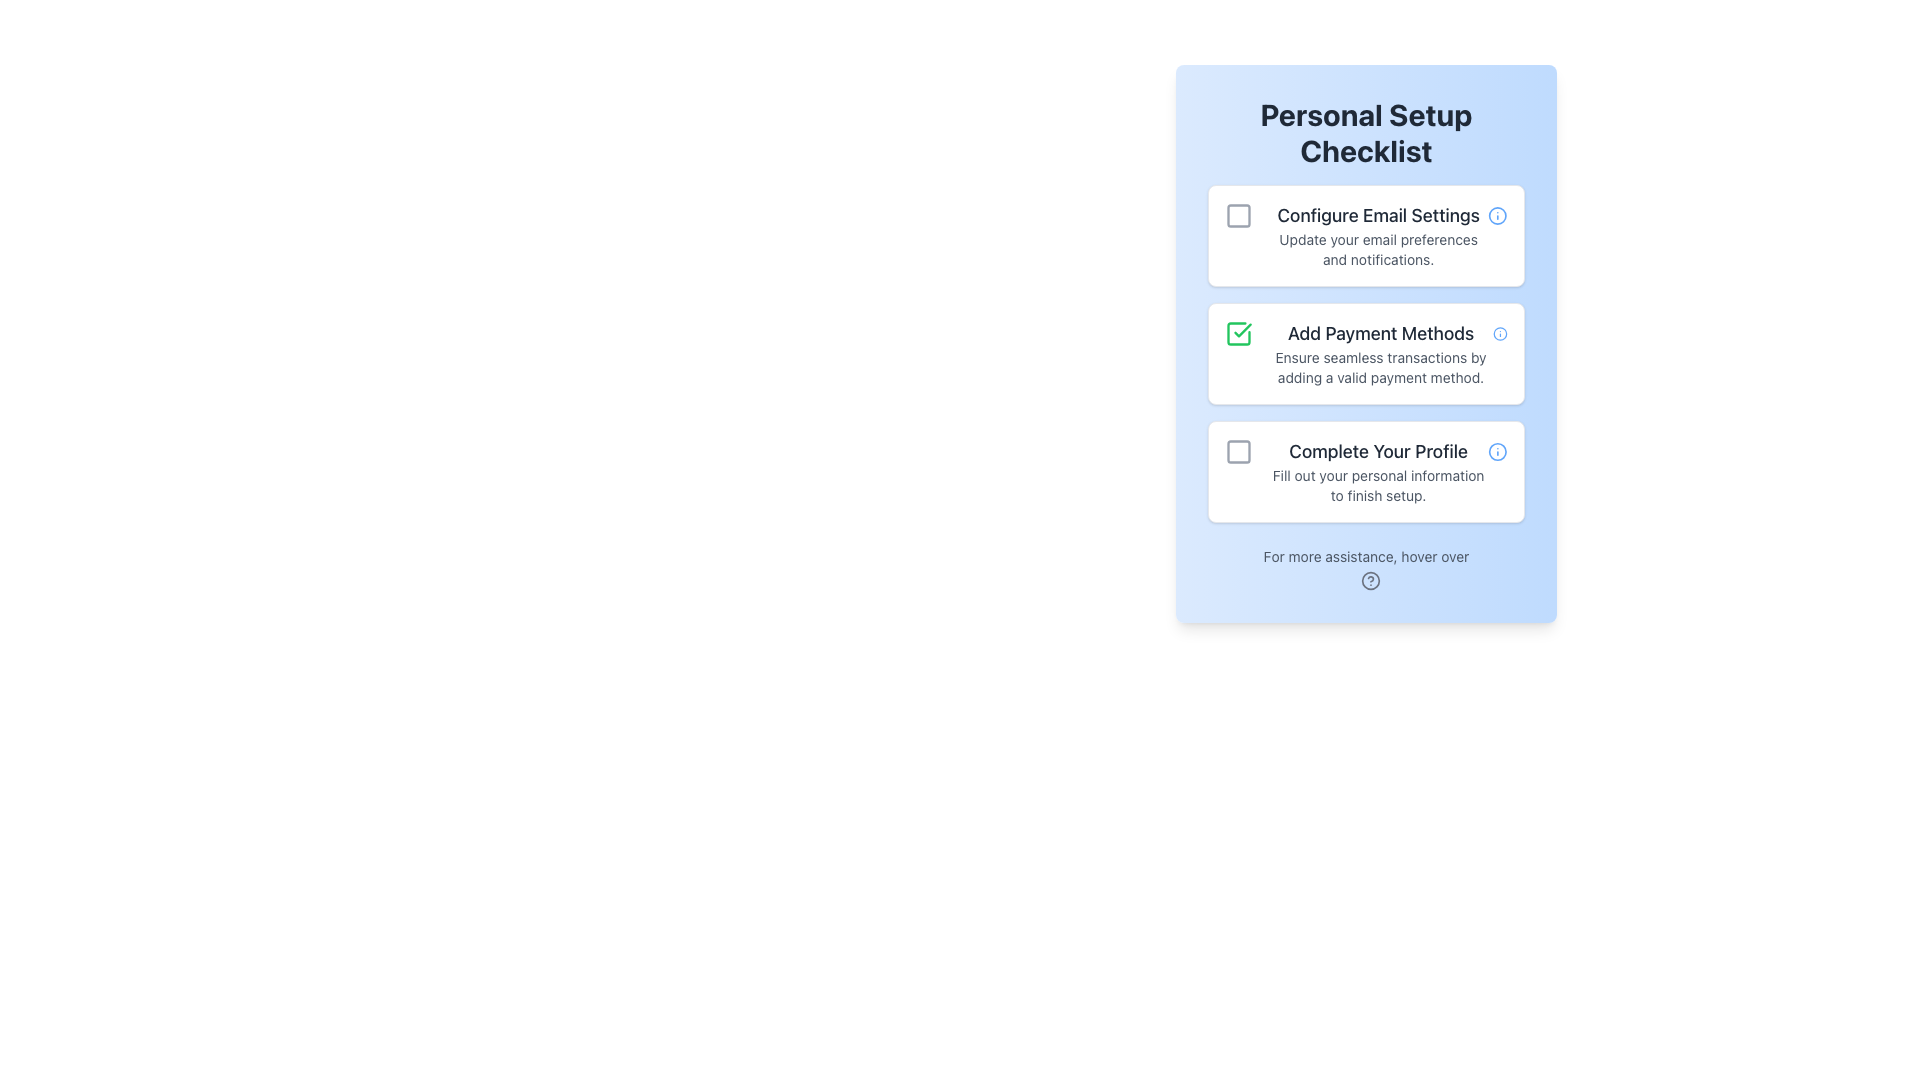  Describe the element at coordinates (1237, 333) in the screenshot. I see `the checkmark icon that symbolizes the completion of the 'Add Payment Methods' task in the Personal Setup Checklist` at that location.